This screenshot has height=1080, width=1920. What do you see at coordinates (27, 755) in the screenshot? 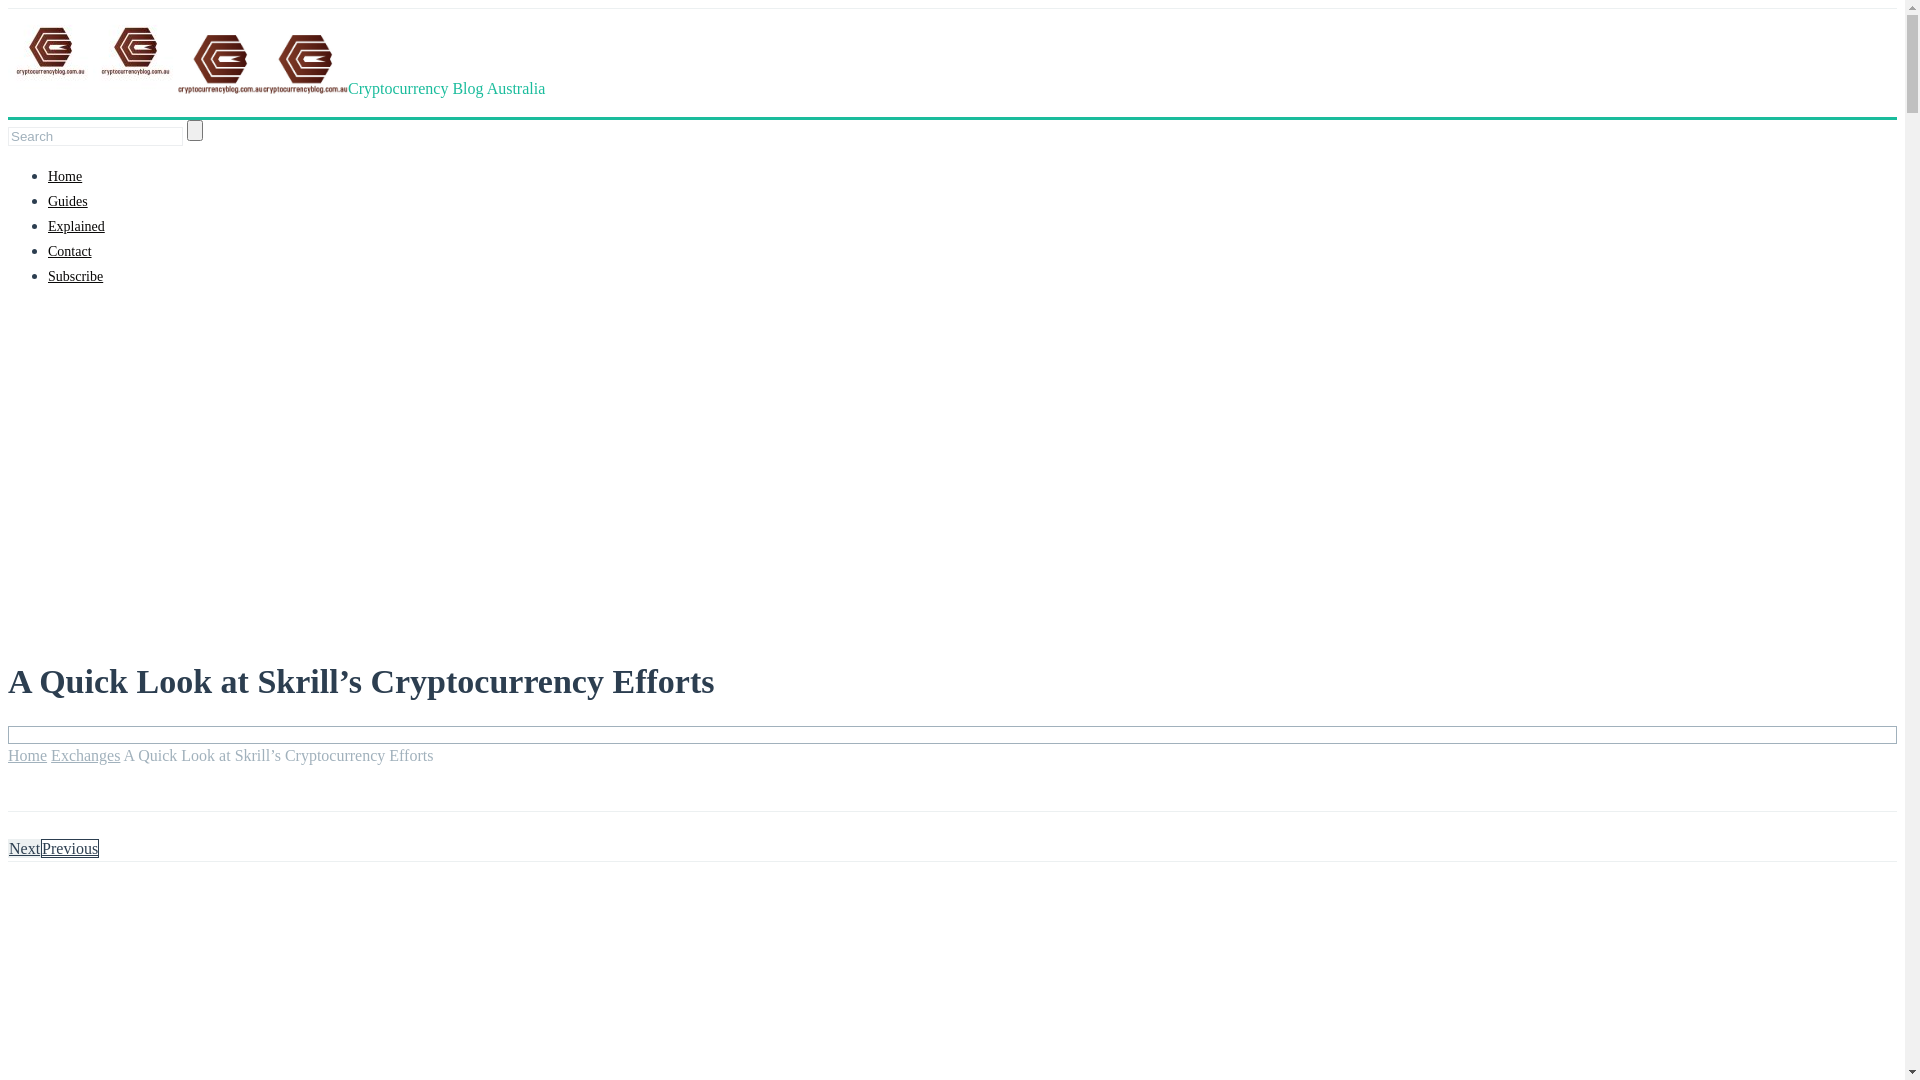
I see `'Home'` at bounding box center [27, 755].